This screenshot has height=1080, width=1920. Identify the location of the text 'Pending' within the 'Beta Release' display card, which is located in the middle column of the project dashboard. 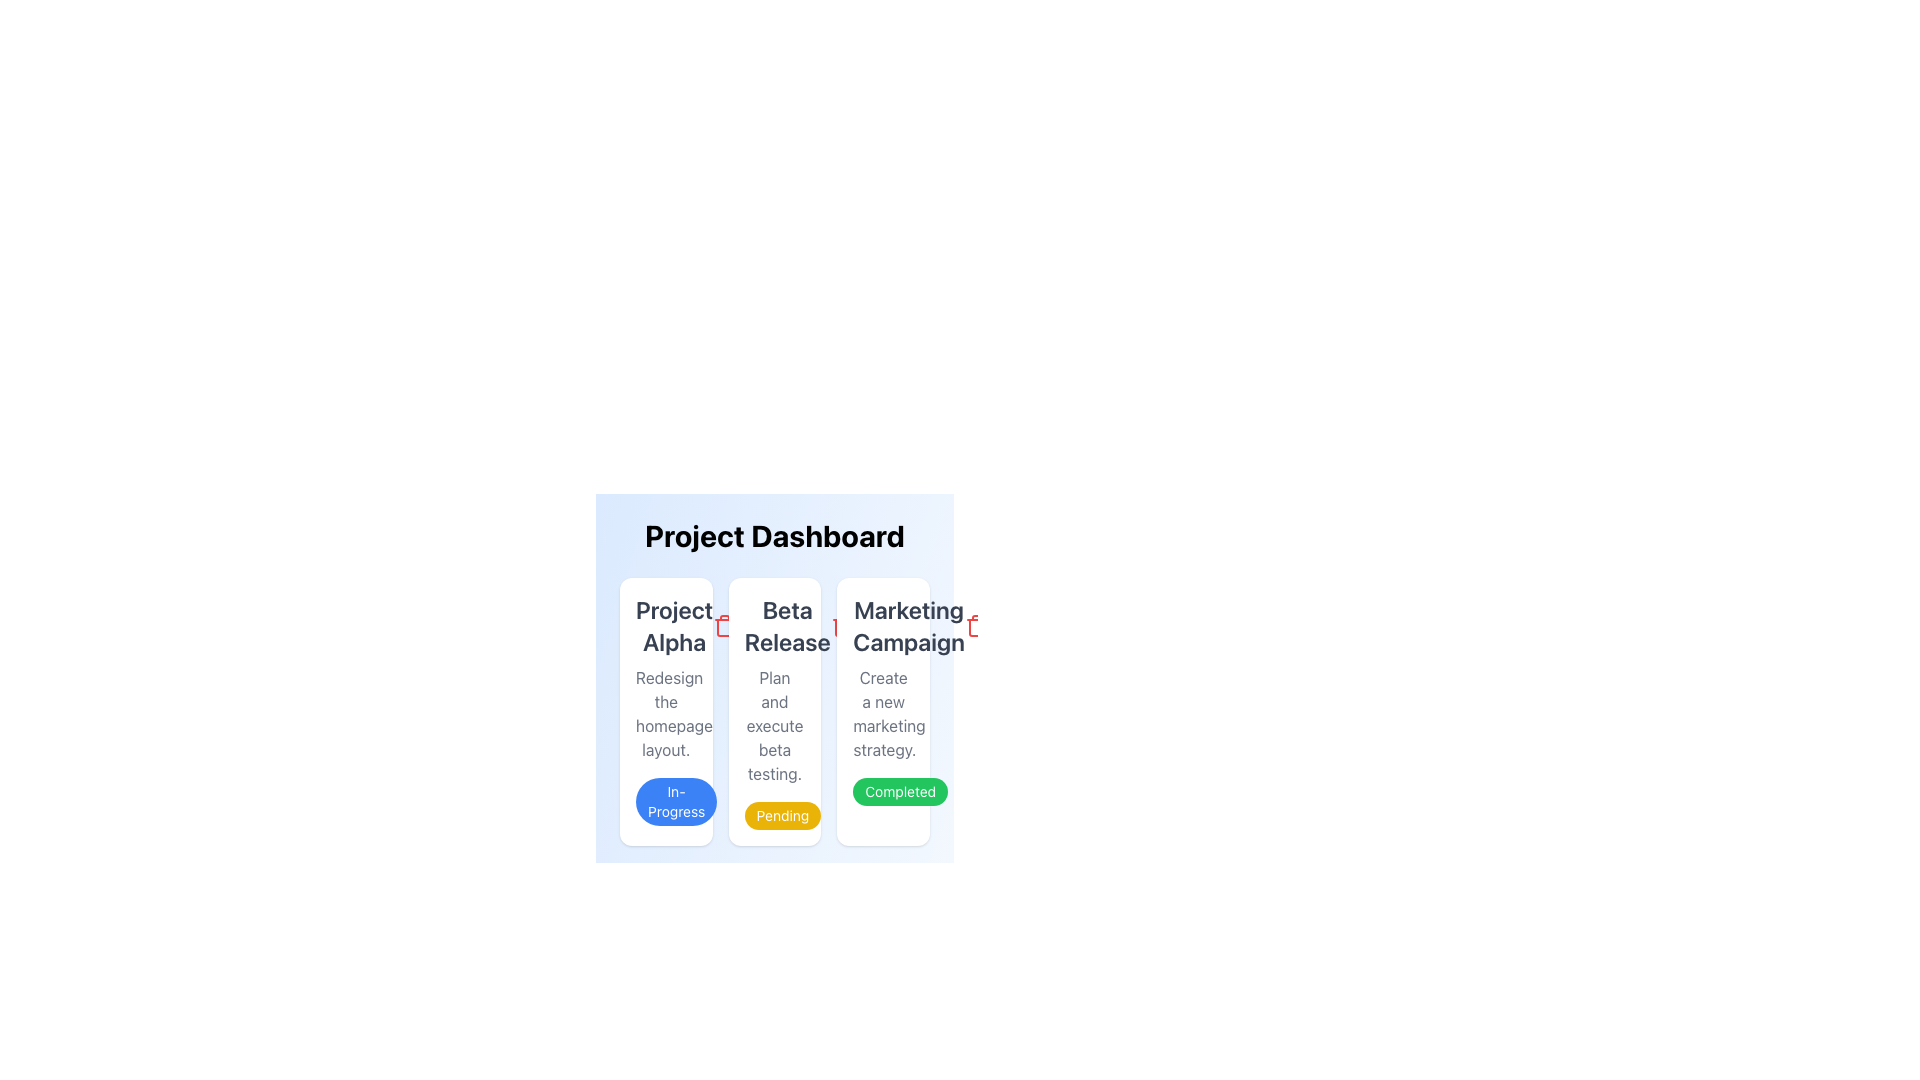
(773, 711).